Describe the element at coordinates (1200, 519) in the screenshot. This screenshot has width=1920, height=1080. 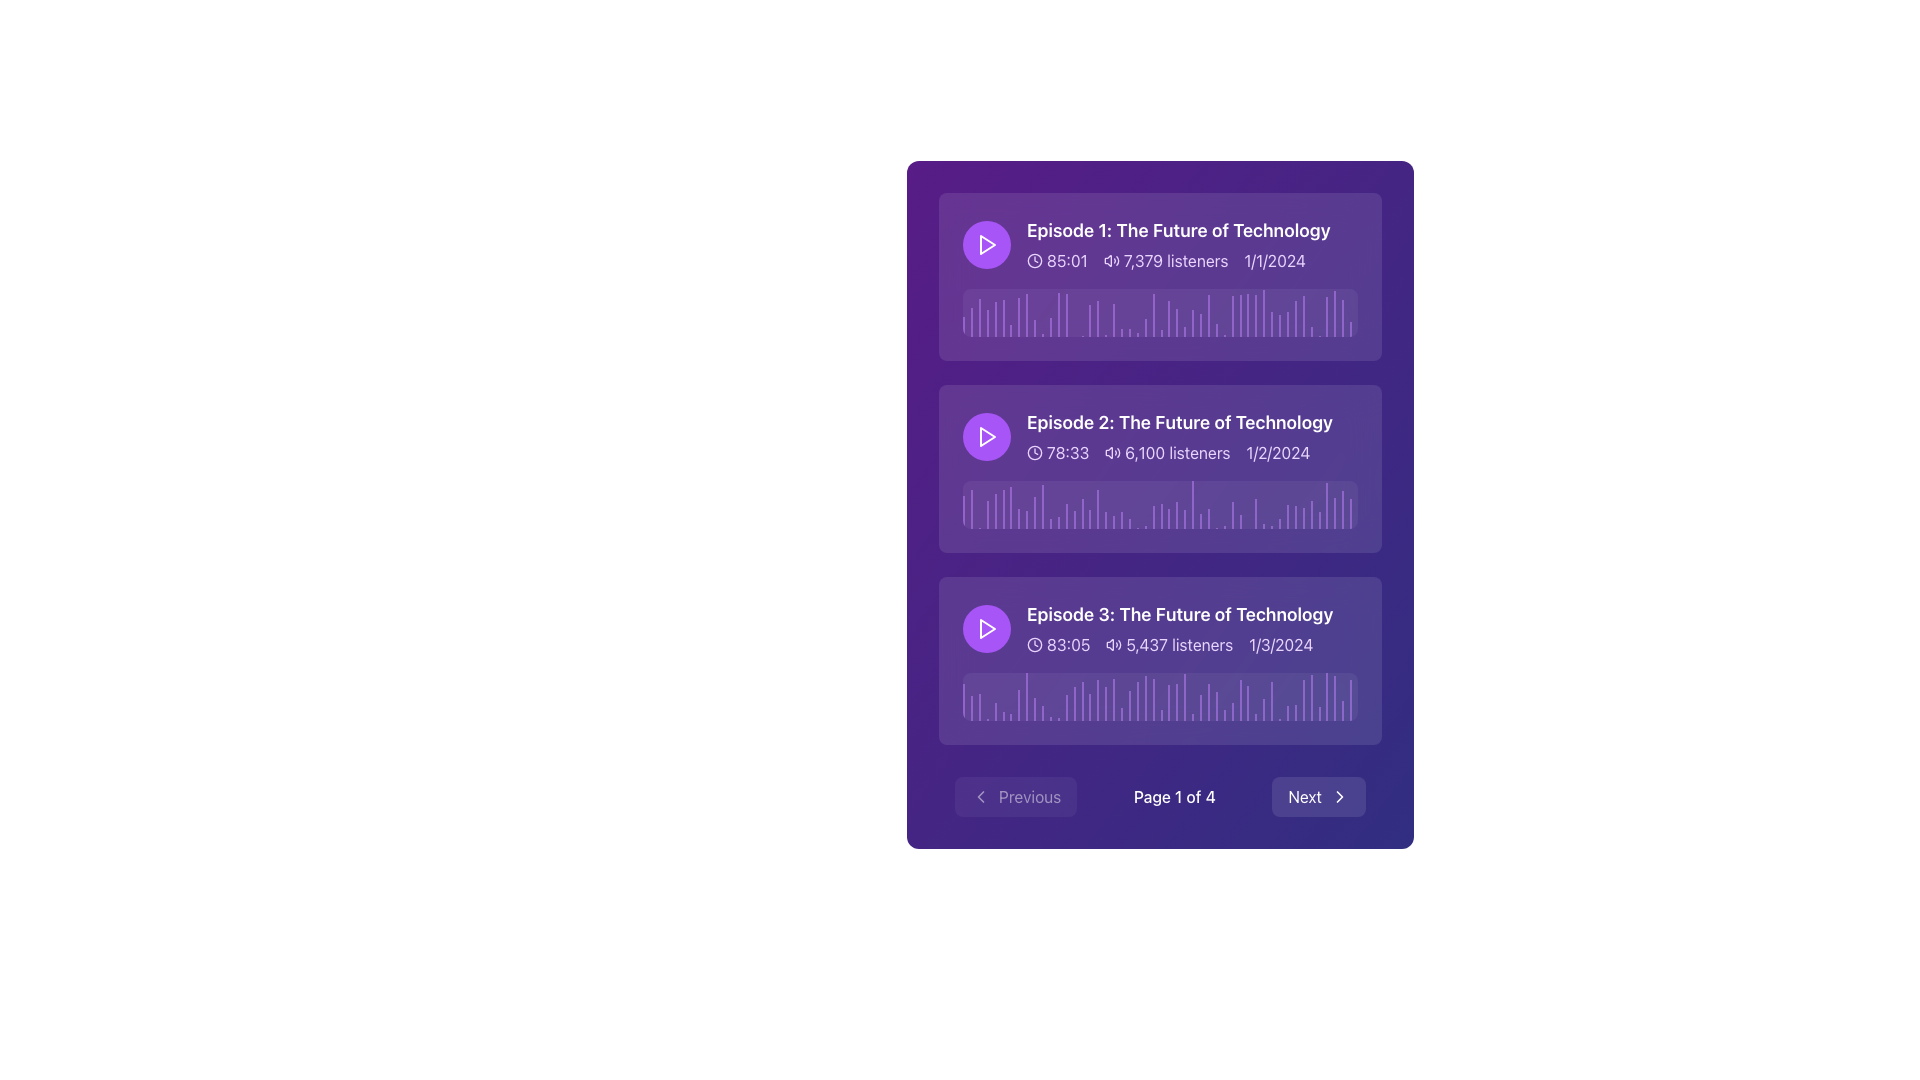
I see `the visual marker element, which is a thin vertical line within a waveform representation for audio content, styled with a semi-transparent purple background, located at the center of the horizontal waveform bar` at that location.